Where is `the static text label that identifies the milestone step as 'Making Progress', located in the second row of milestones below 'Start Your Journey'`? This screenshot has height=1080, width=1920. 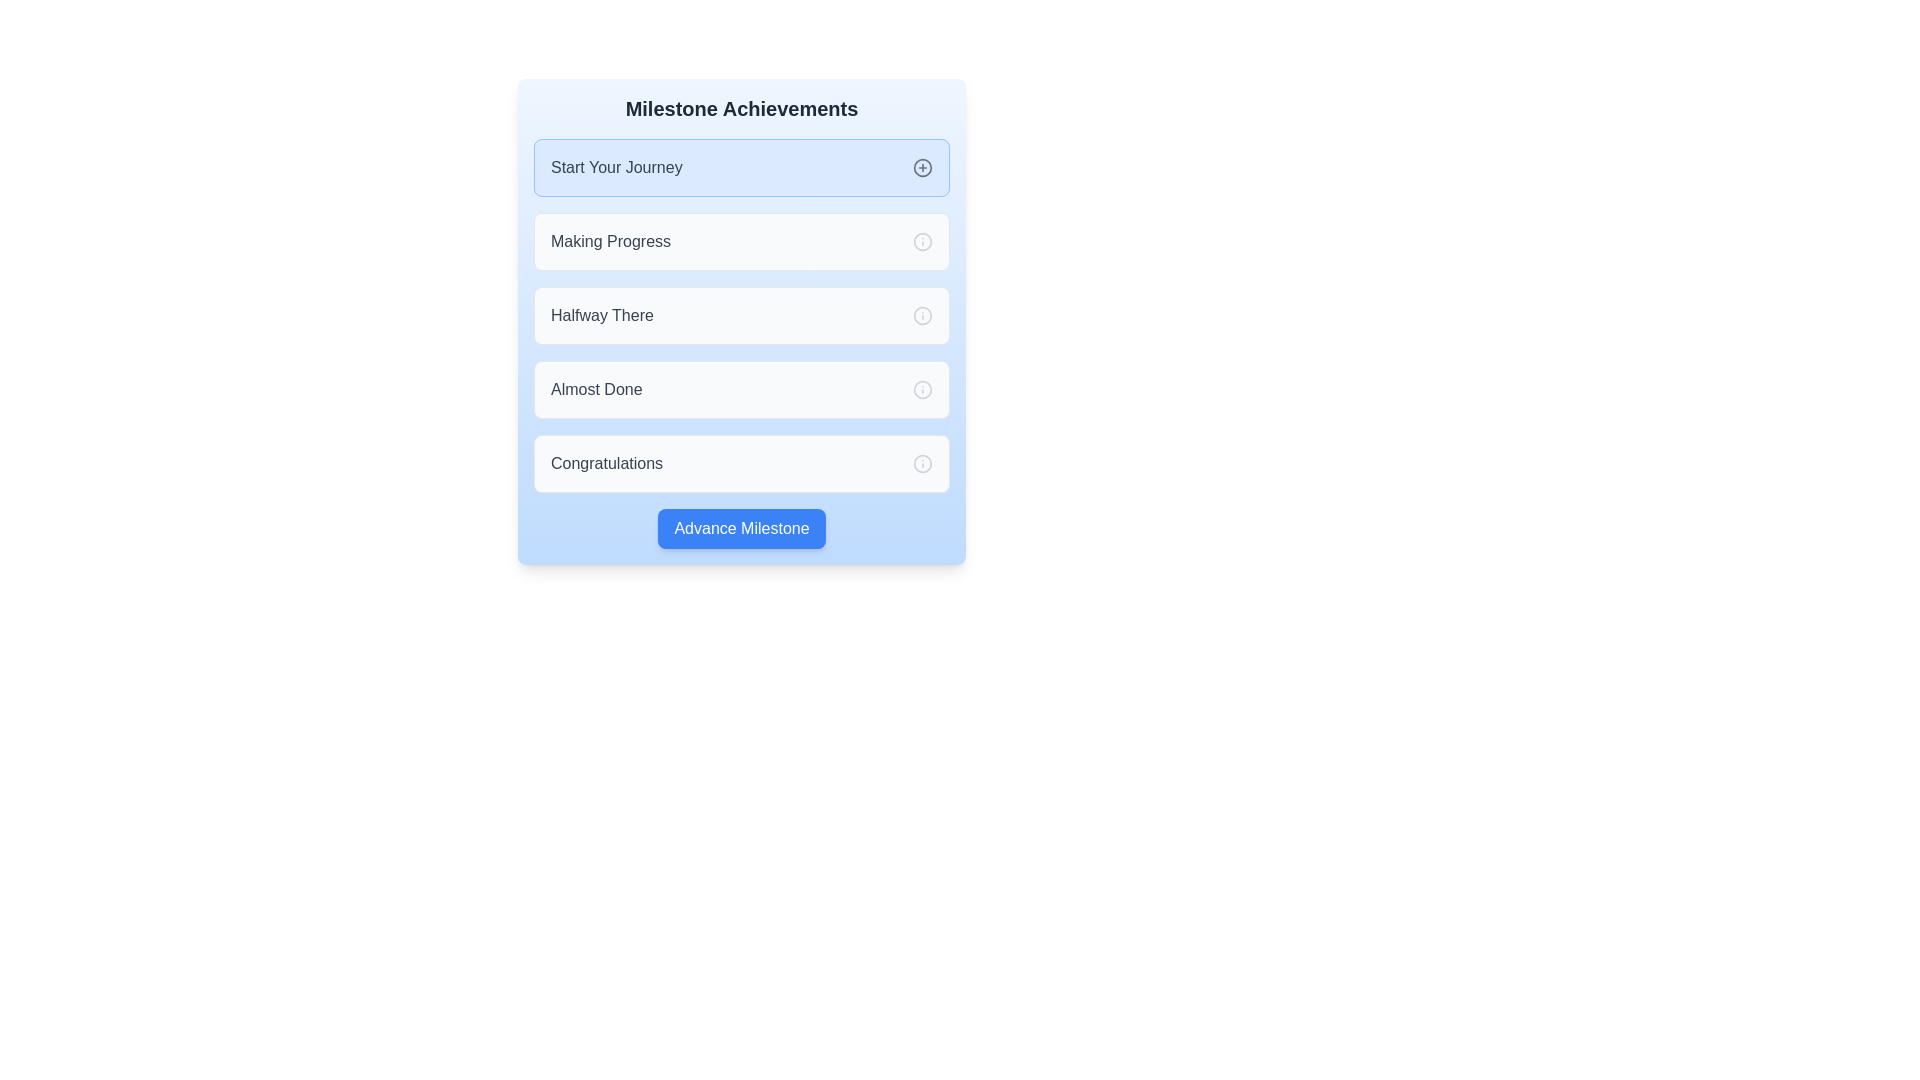
the static text label that identifies the milestone step as 'Making Progress', located in the second row of milestones below 'Start Your Journey' is located at coordinates (609, 241).